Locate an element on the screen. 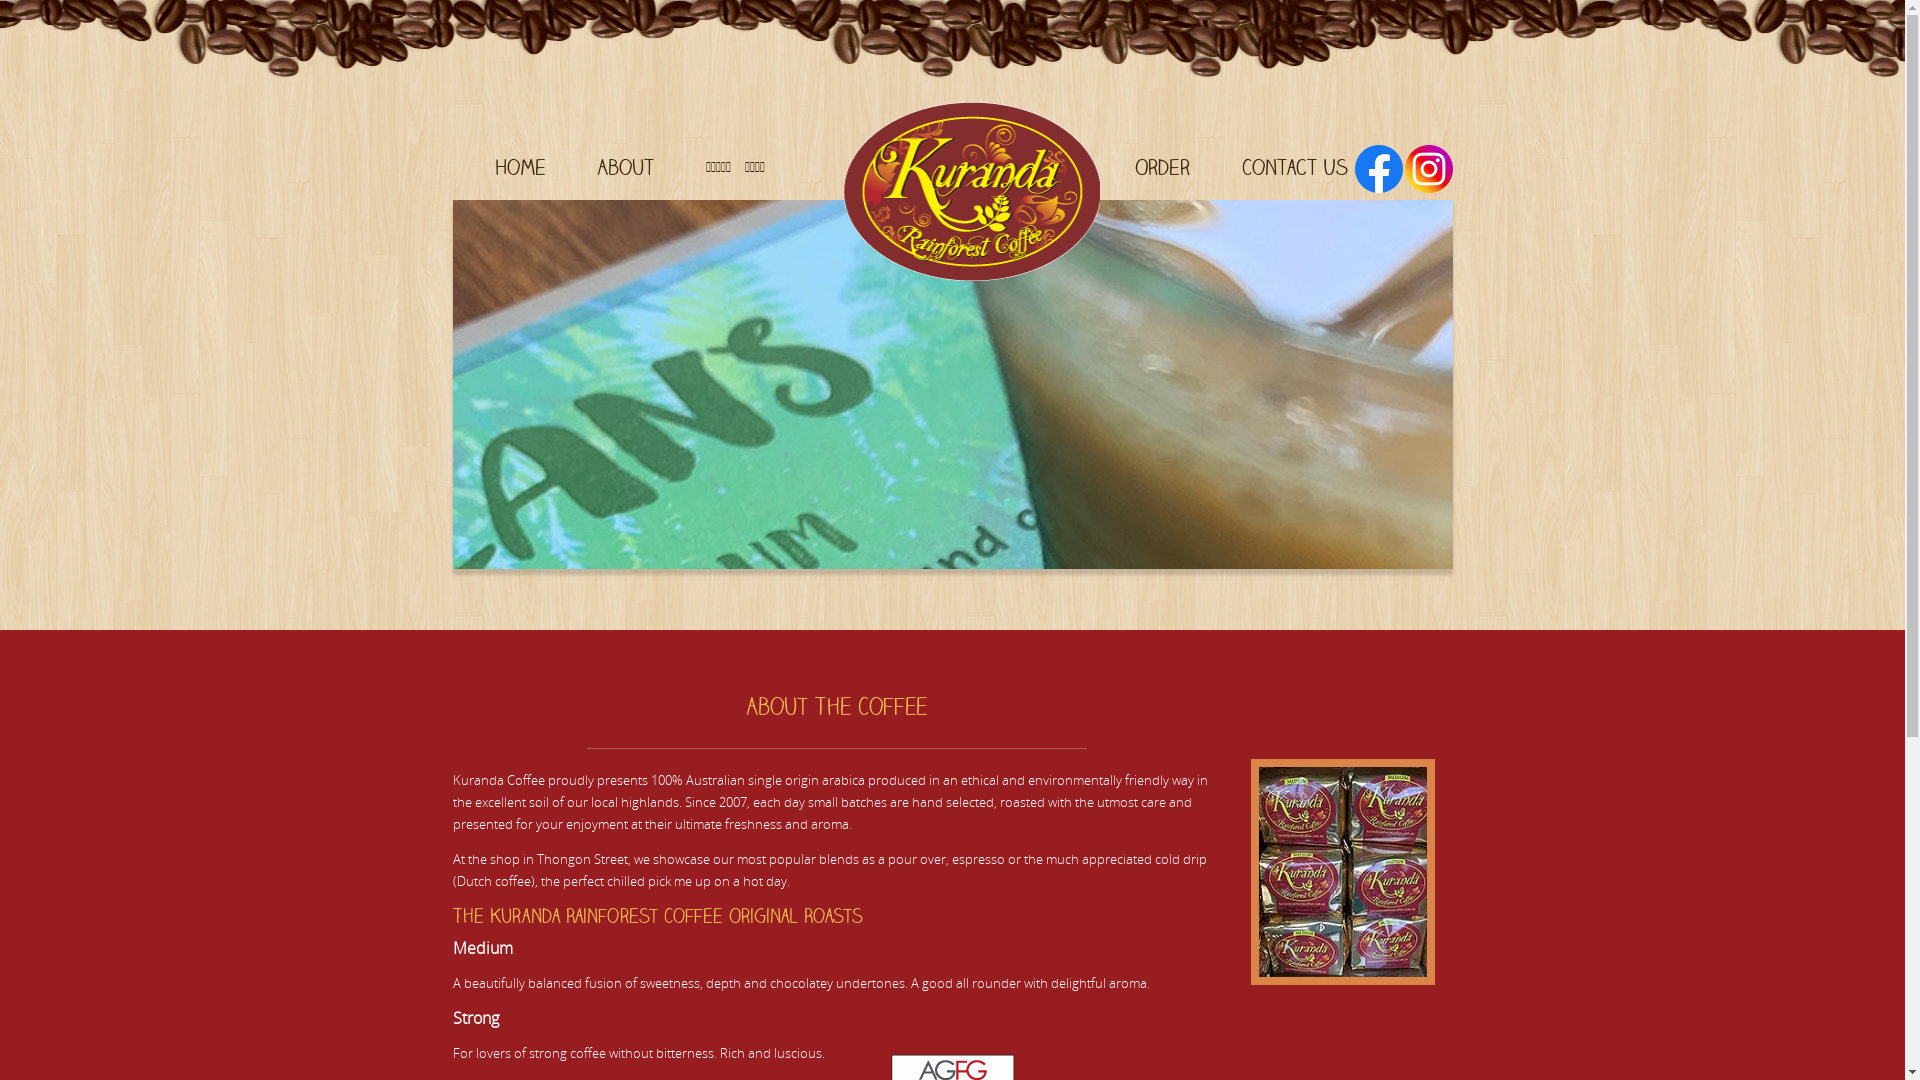 Image resolution: width=1920 pixels, height=1080 pixels. 'Home' is located at coordinates (519, 165).